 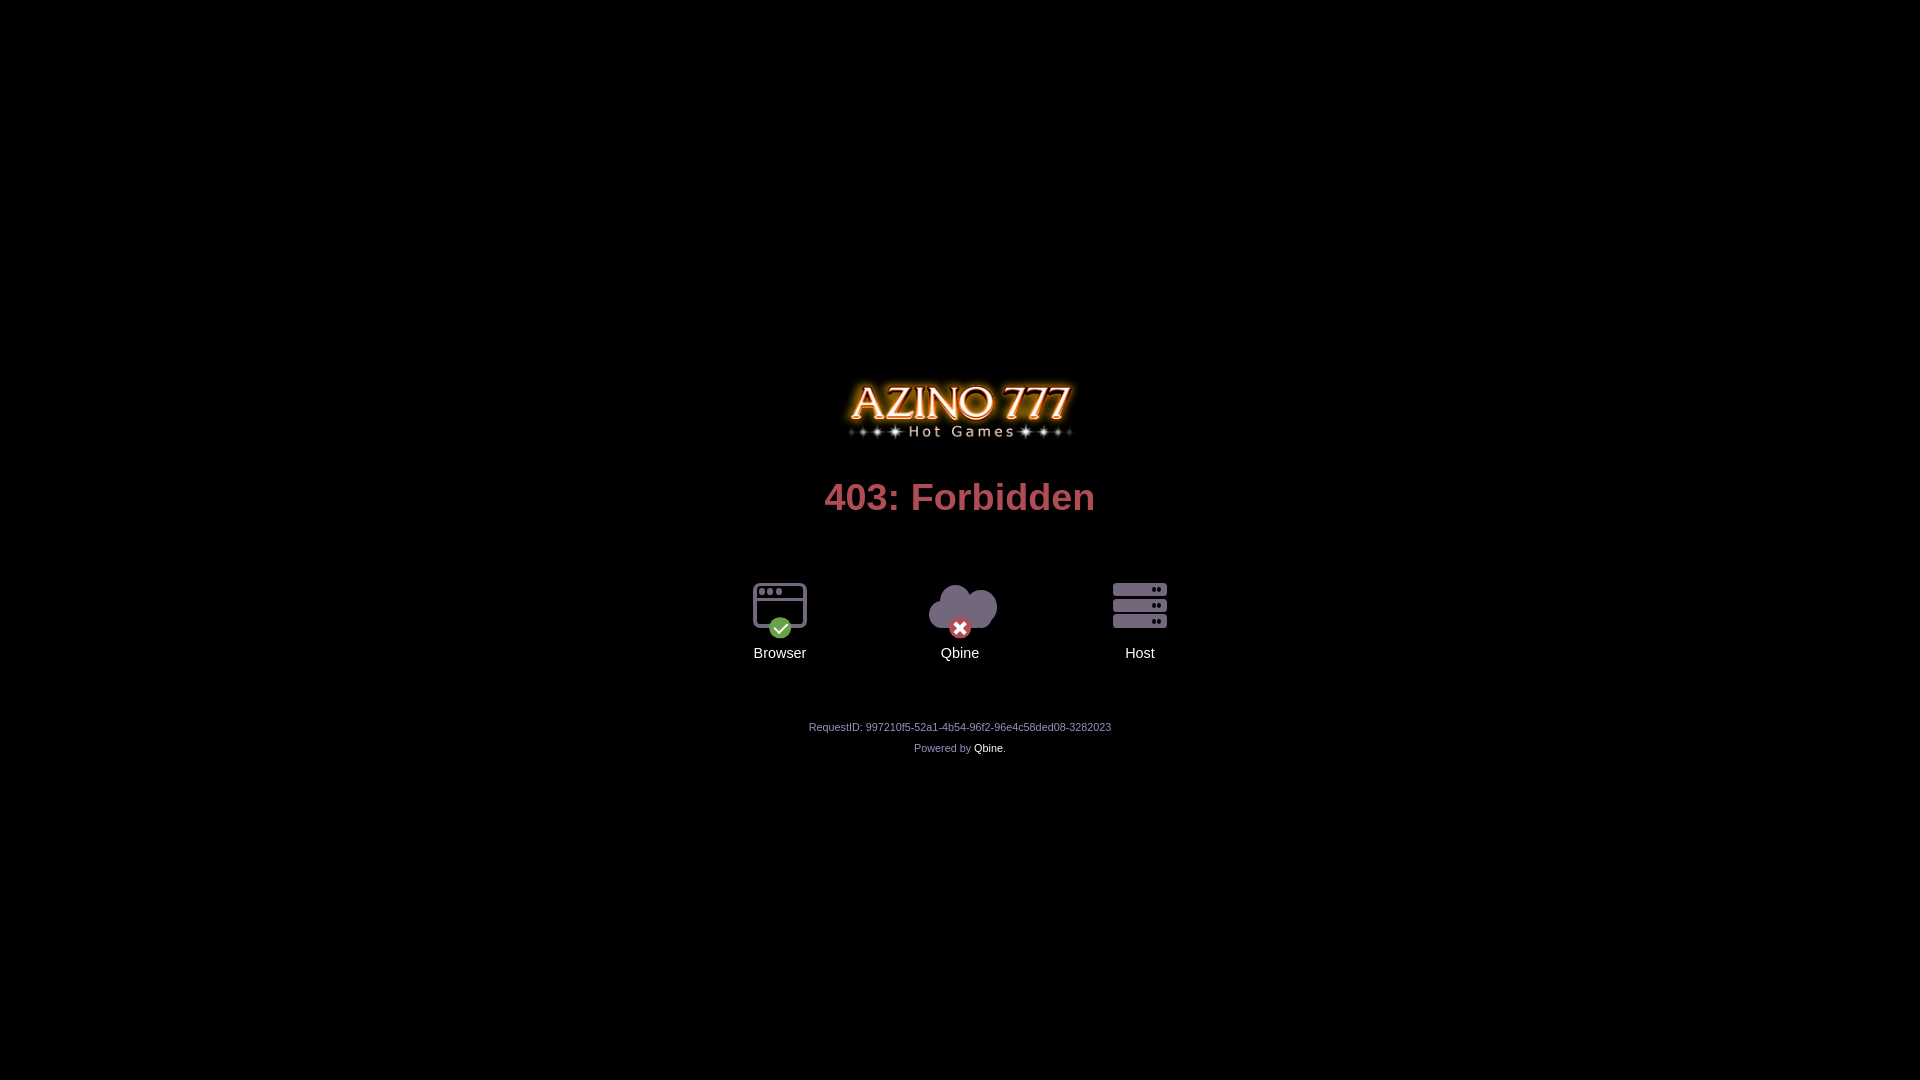 What do you see at coordinates (960, 377) in the screenshot?
I see `' '` at bounding box center [960, 377].